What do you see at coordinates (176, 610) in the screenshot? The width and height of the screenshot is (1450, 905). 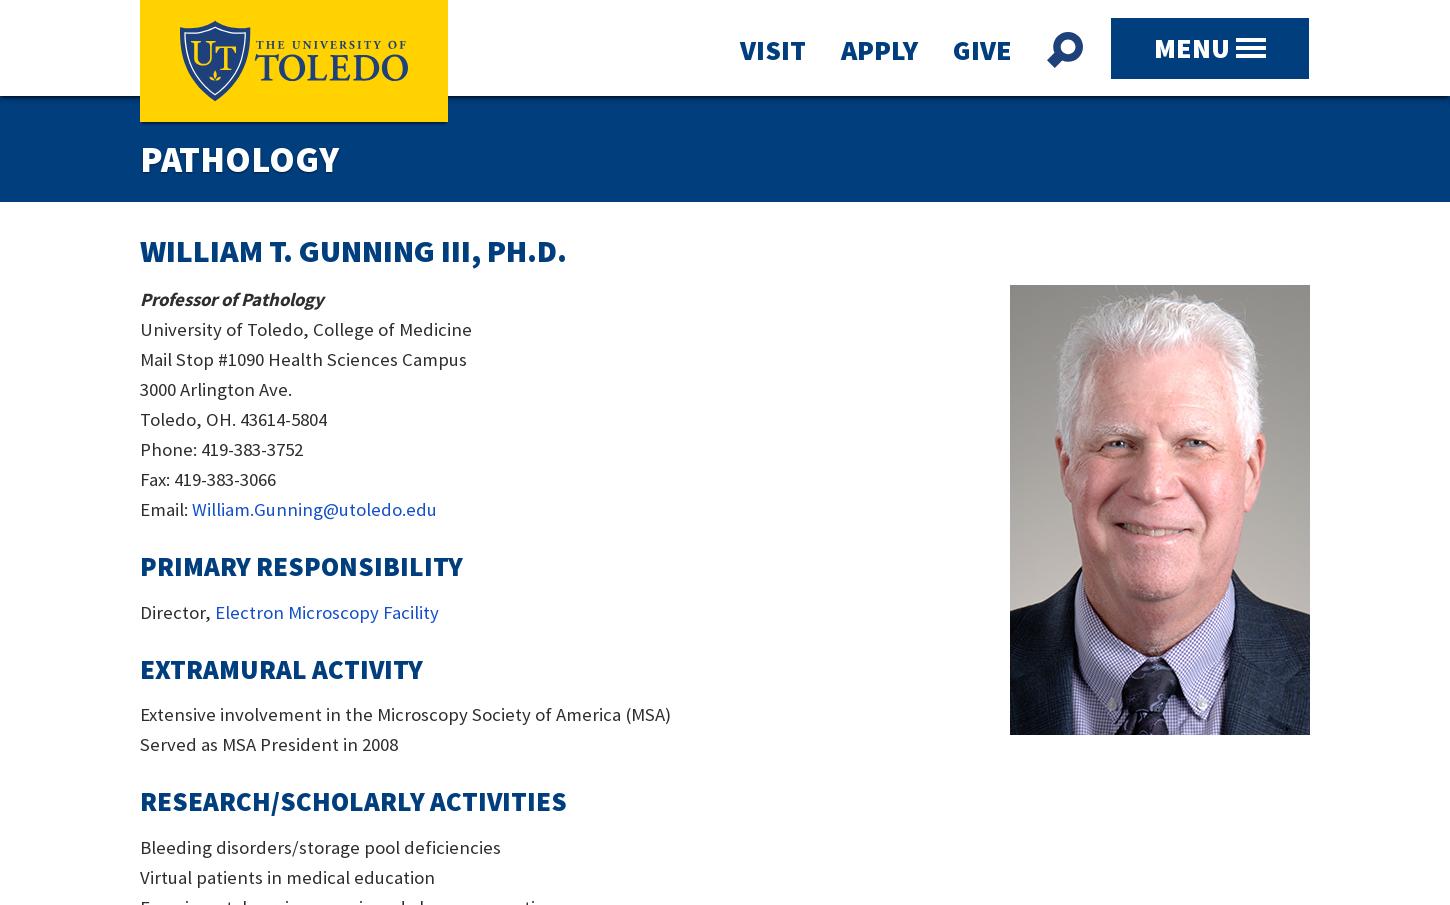 I see `'Director,'` at bounding box center [176, 610].